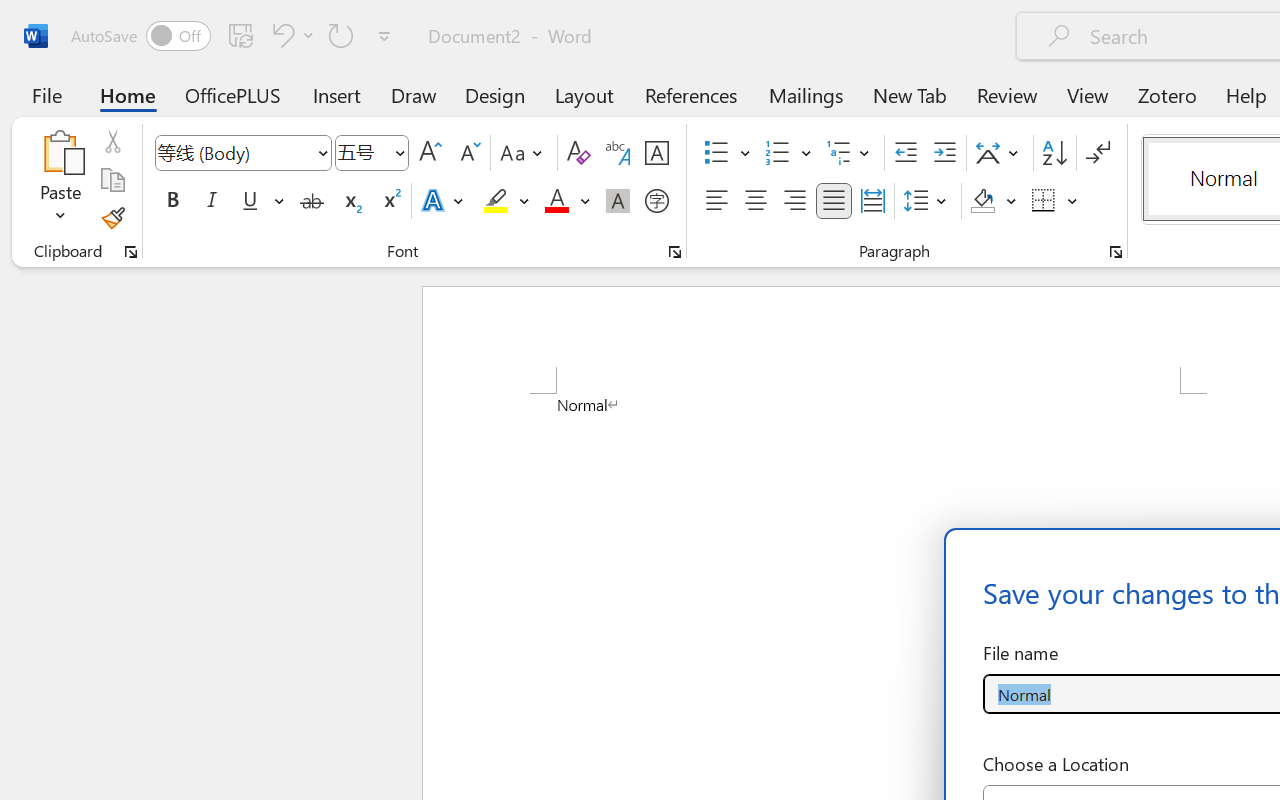 Image resolution: width=1280 pixels, height=800 pixels. Describe the element at coordinates (212, 201) in the screenshot. I see `'Italic'` at that location.